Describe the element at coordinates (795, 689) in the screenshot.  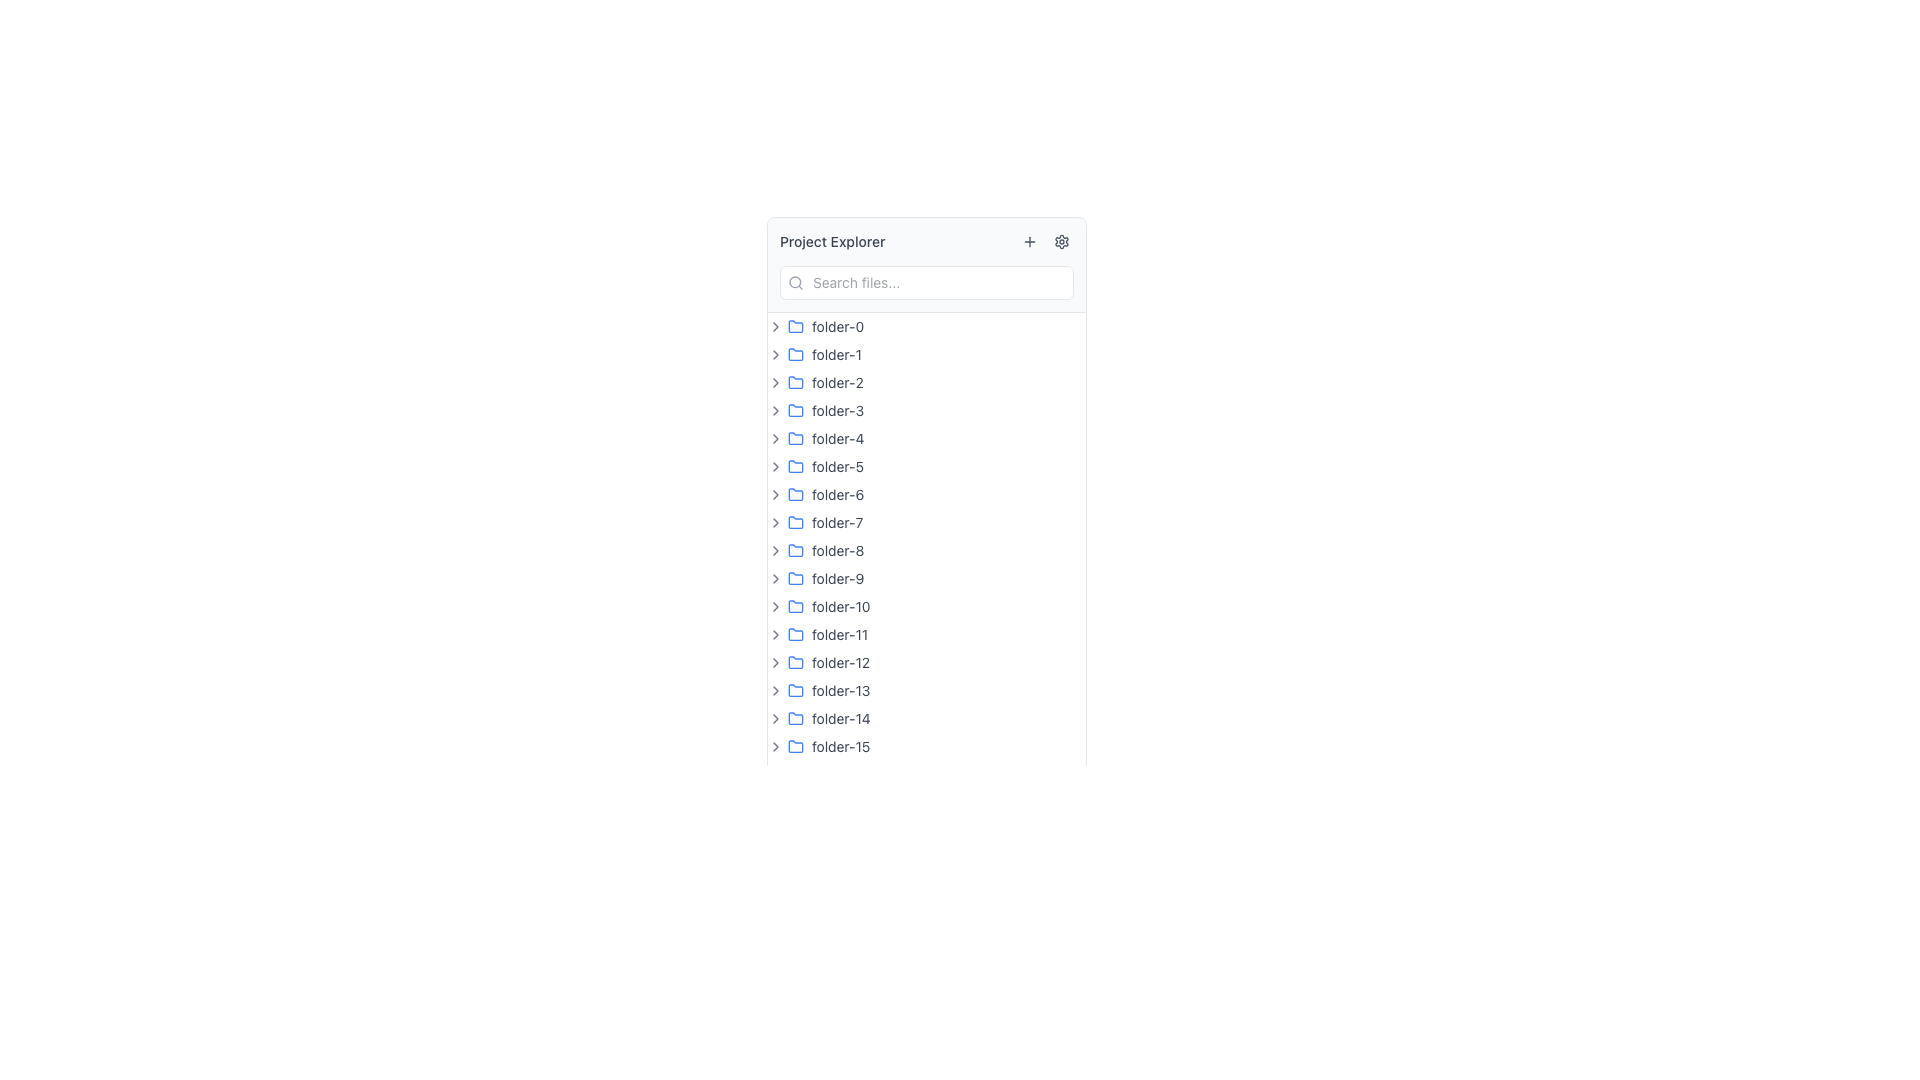
I see `the folder icon representing 'folder-13' located to the left in the vertical list of folder items` at that location.